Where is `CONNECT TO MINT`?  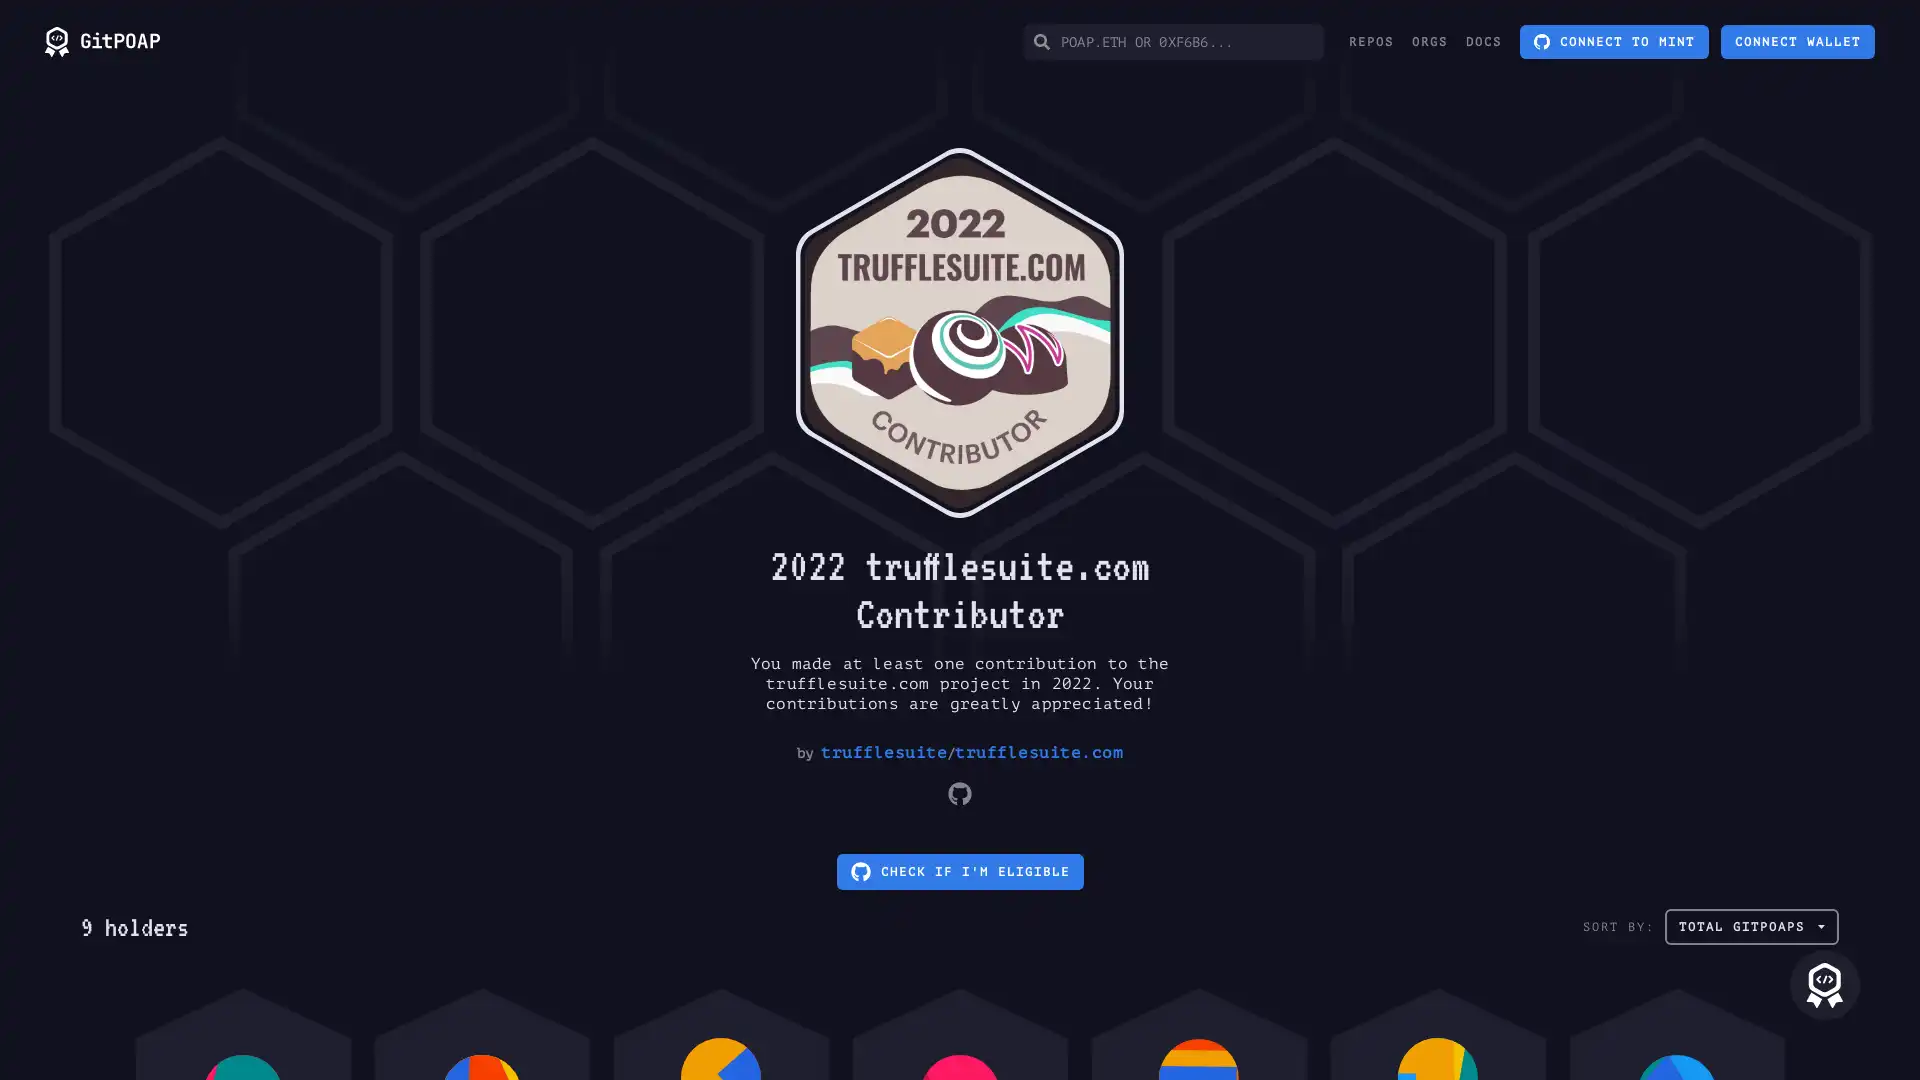
CONNECT TO MINT is located at coordinates (1614, 42).